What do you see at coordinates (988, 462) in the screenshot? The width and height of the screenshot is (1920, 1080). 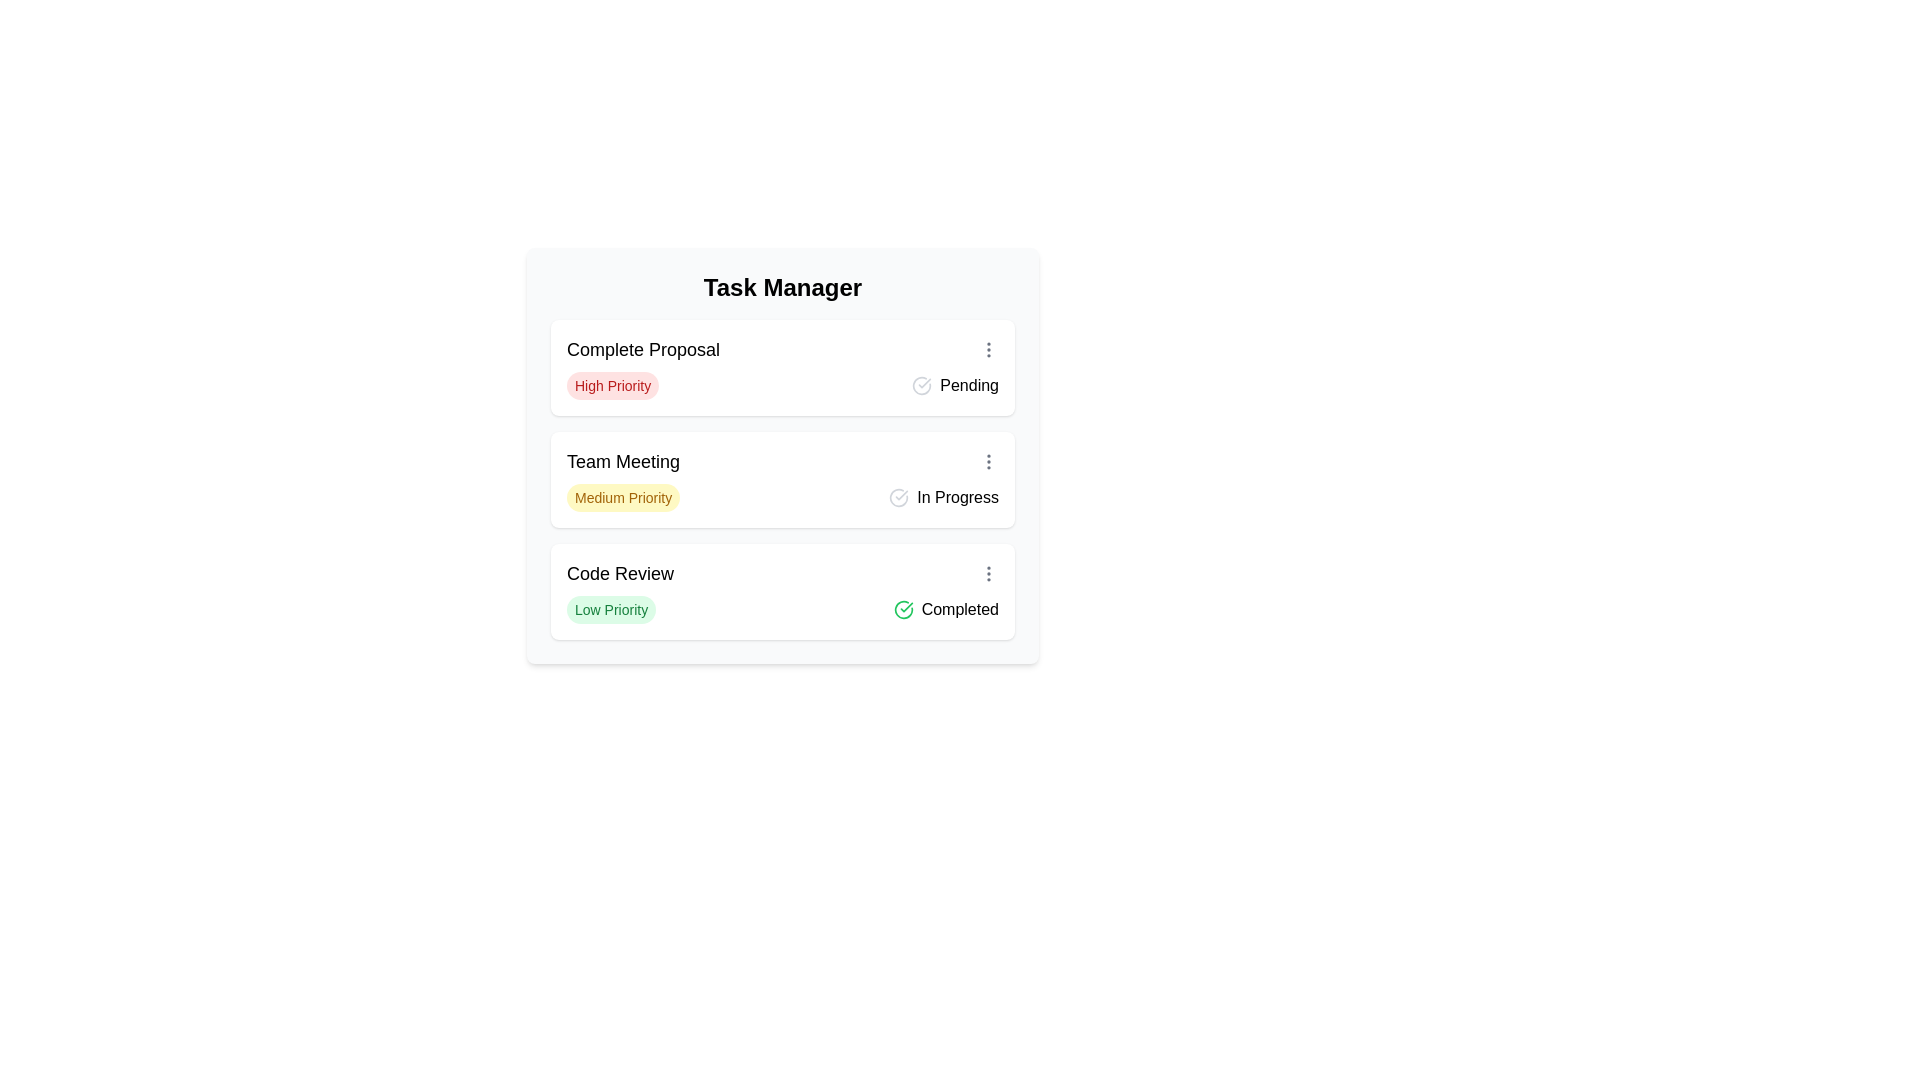 I see `the vertical ellipsis icon located to the right of the 'In Progress' text in the 'Team Meeting' row of the 'Task Manager' interface` at bounding box center [988, 462].